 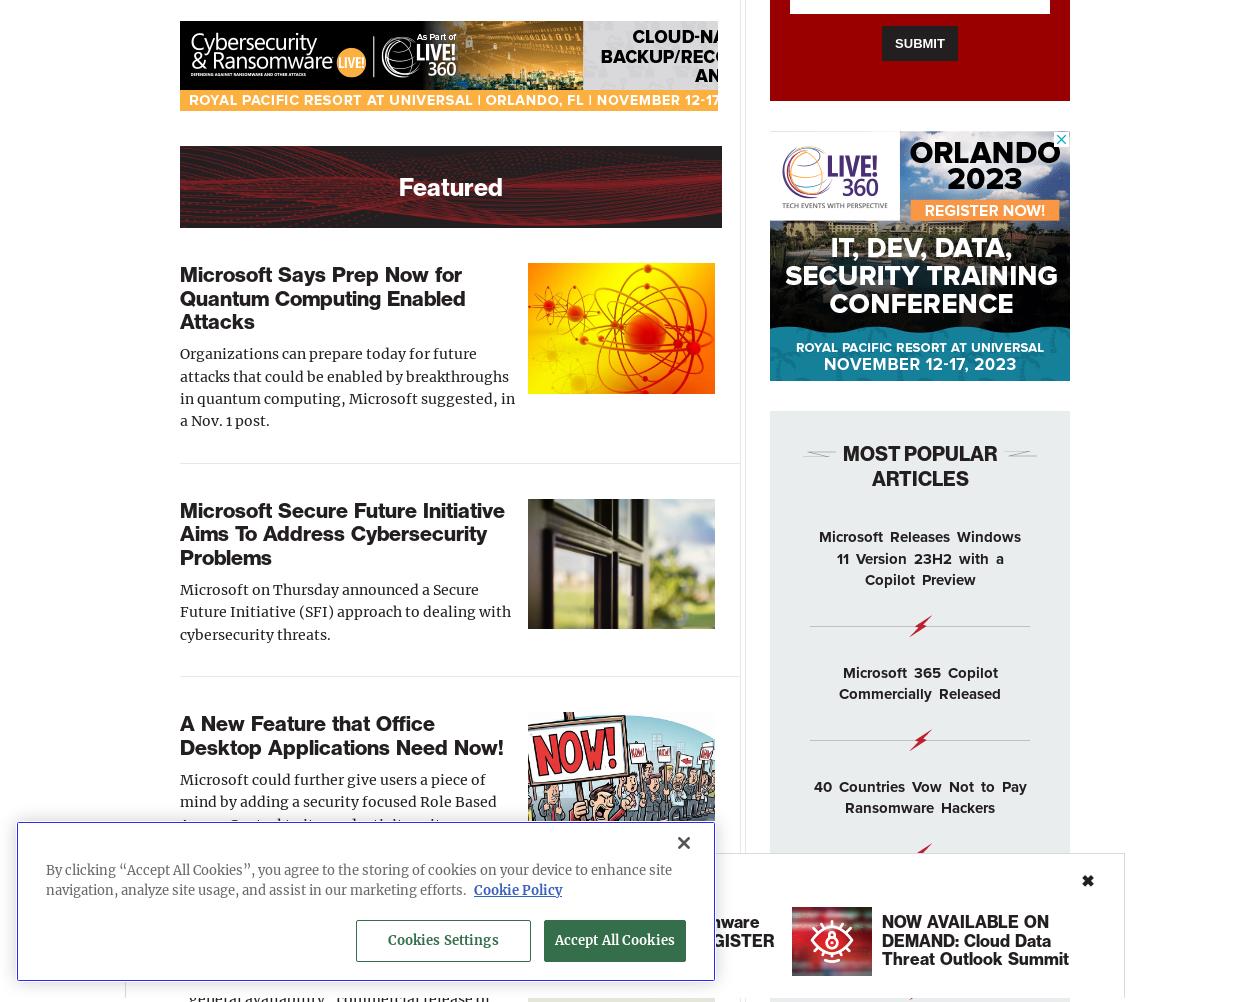 What do you see at coordinates (973, 938) in the screenshot?
I see `'NOW AVAILABLE ON DEMAND: Cloud Data Threat Outlook Summit'` at bounding box center [973, 938].